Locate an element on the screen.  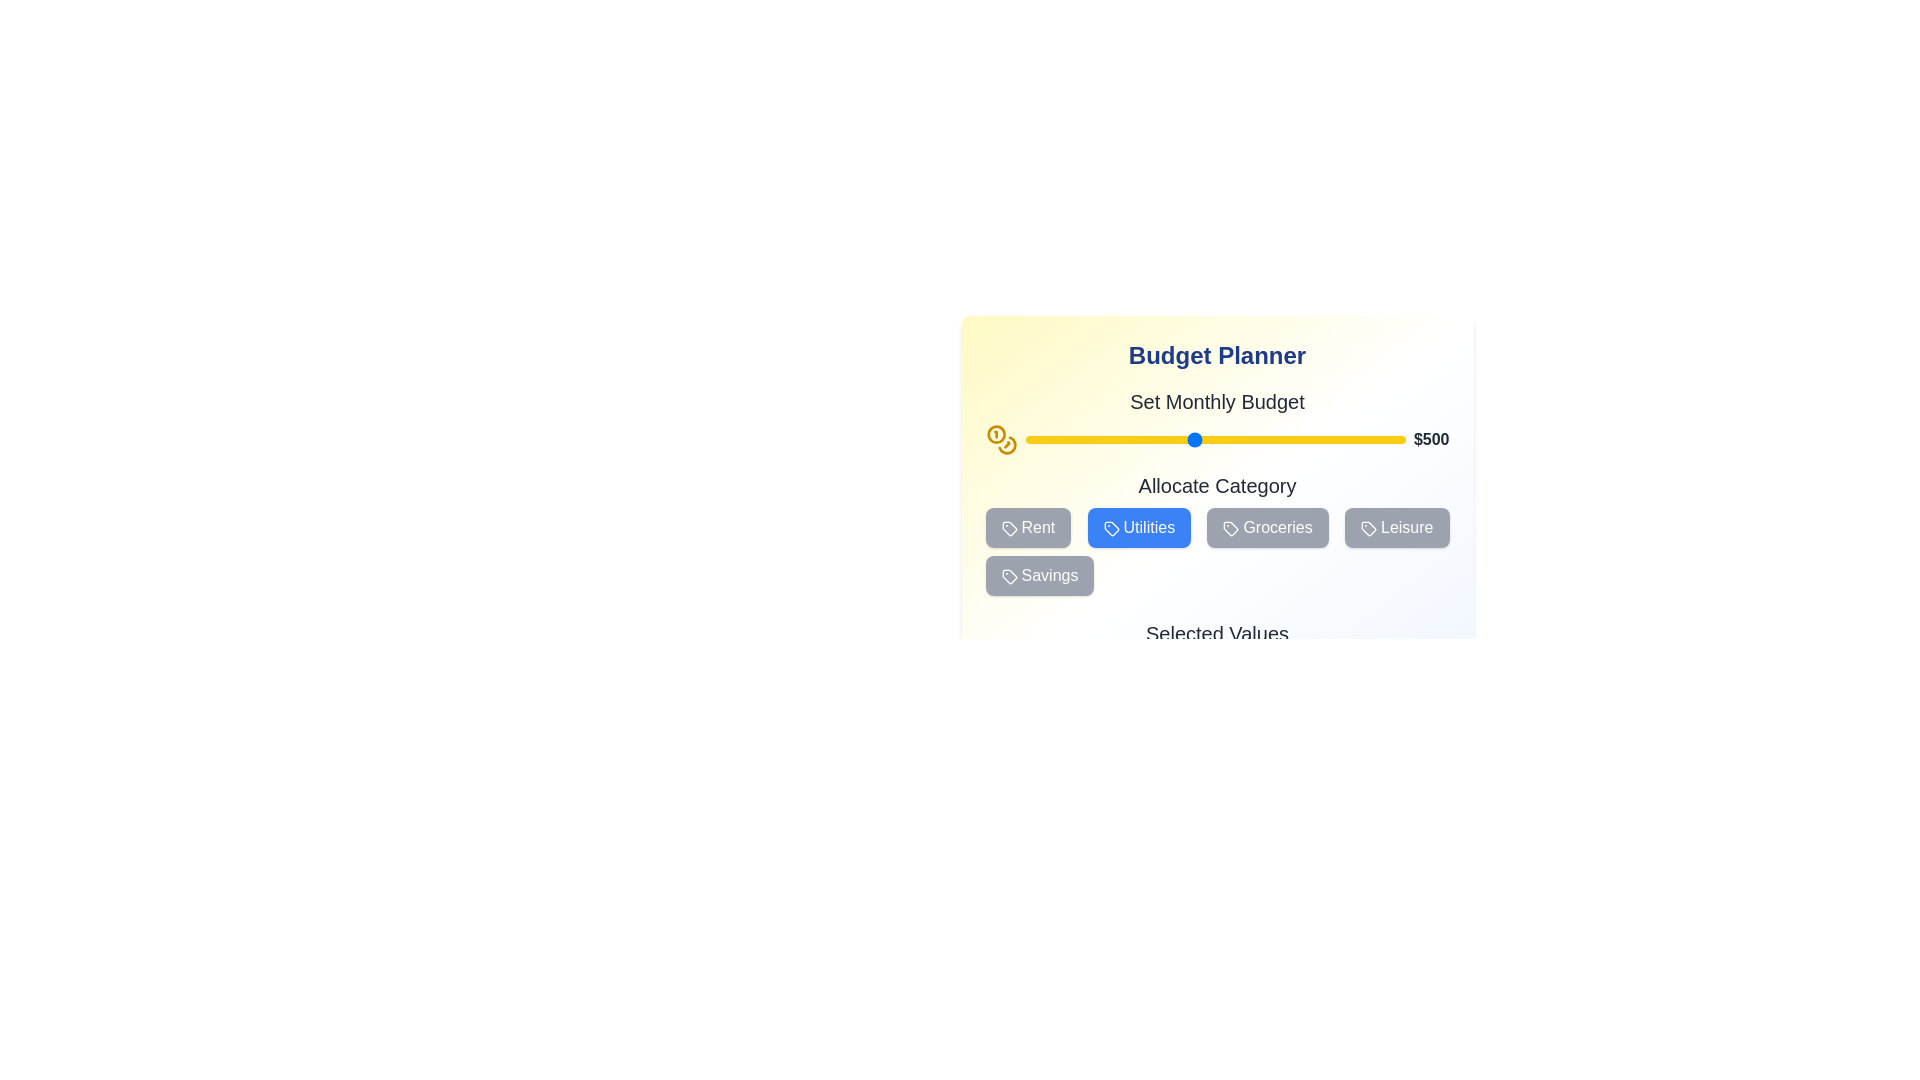
the 'Savings' button located at the bottom-left of the category selection layout is located at coordinates (1039, 575).